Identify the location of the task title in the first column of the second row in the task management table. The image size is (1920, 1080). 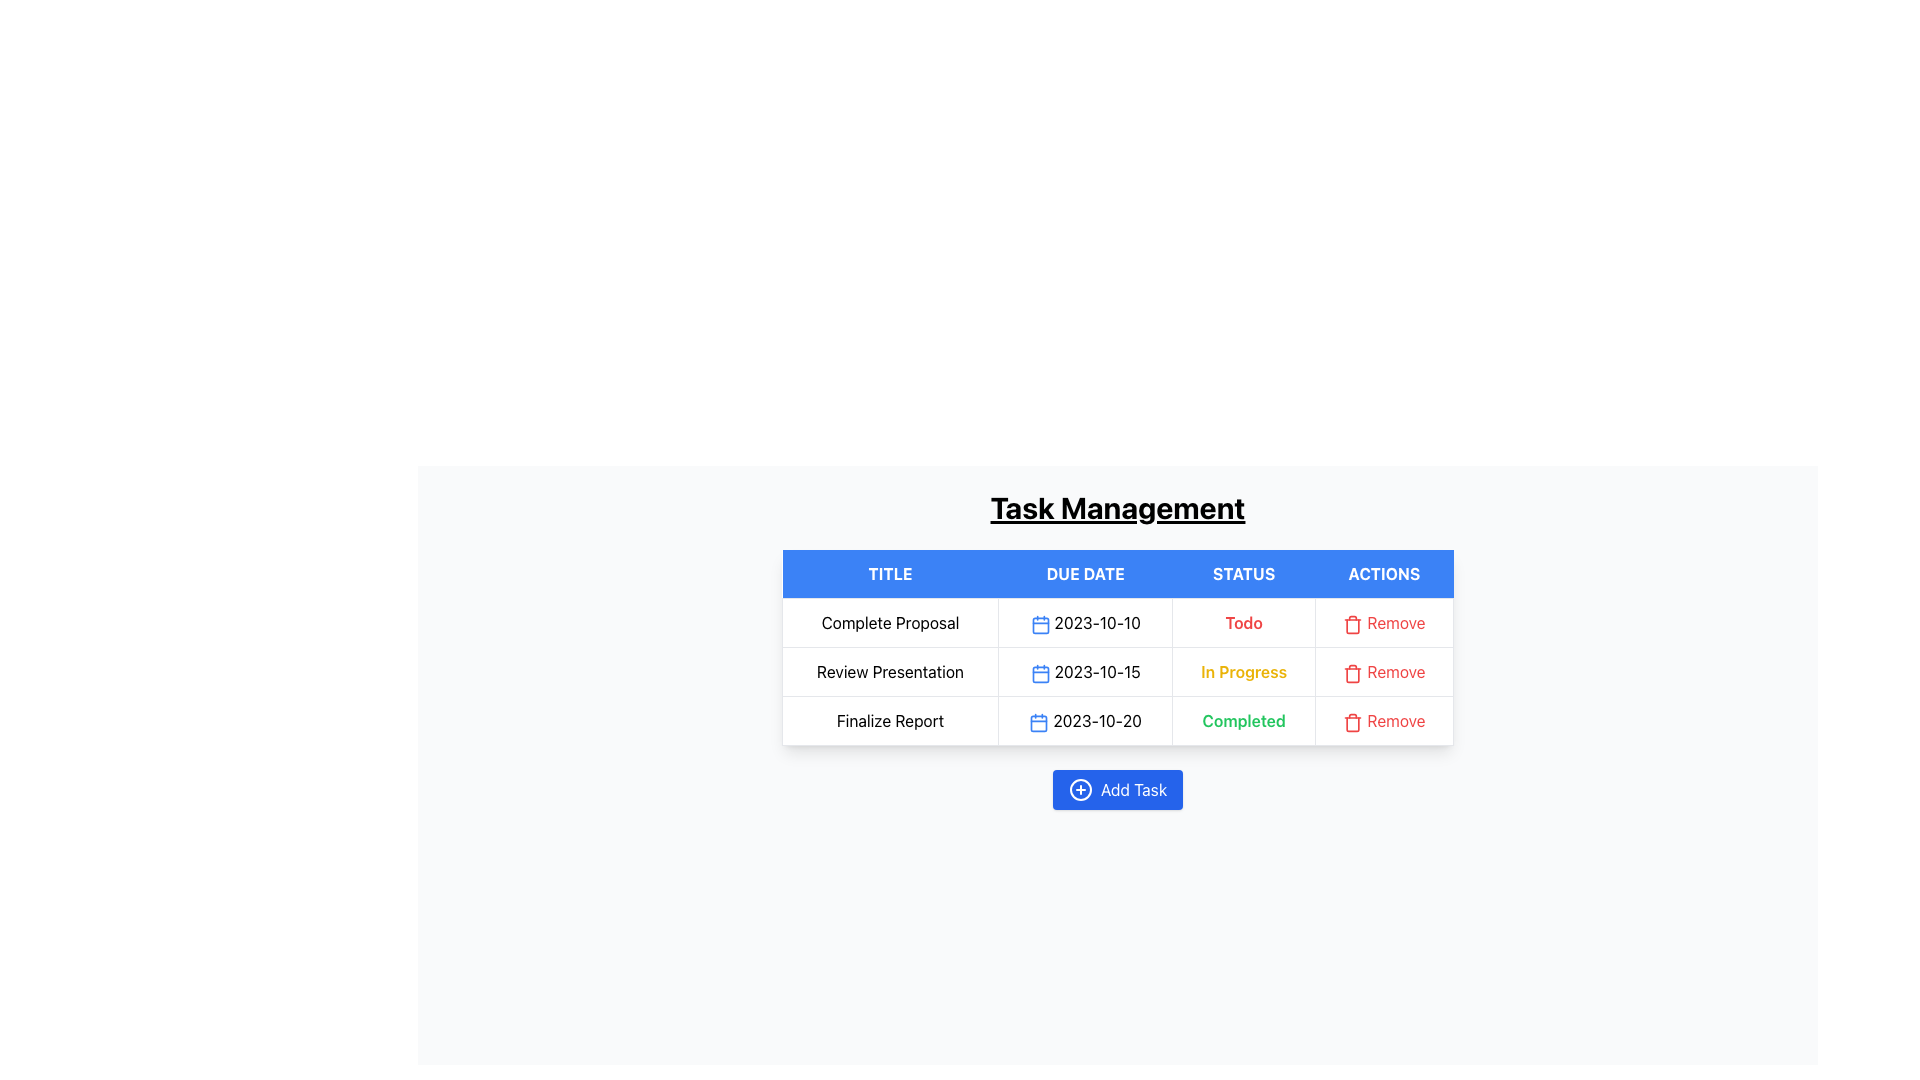
(889, 671).